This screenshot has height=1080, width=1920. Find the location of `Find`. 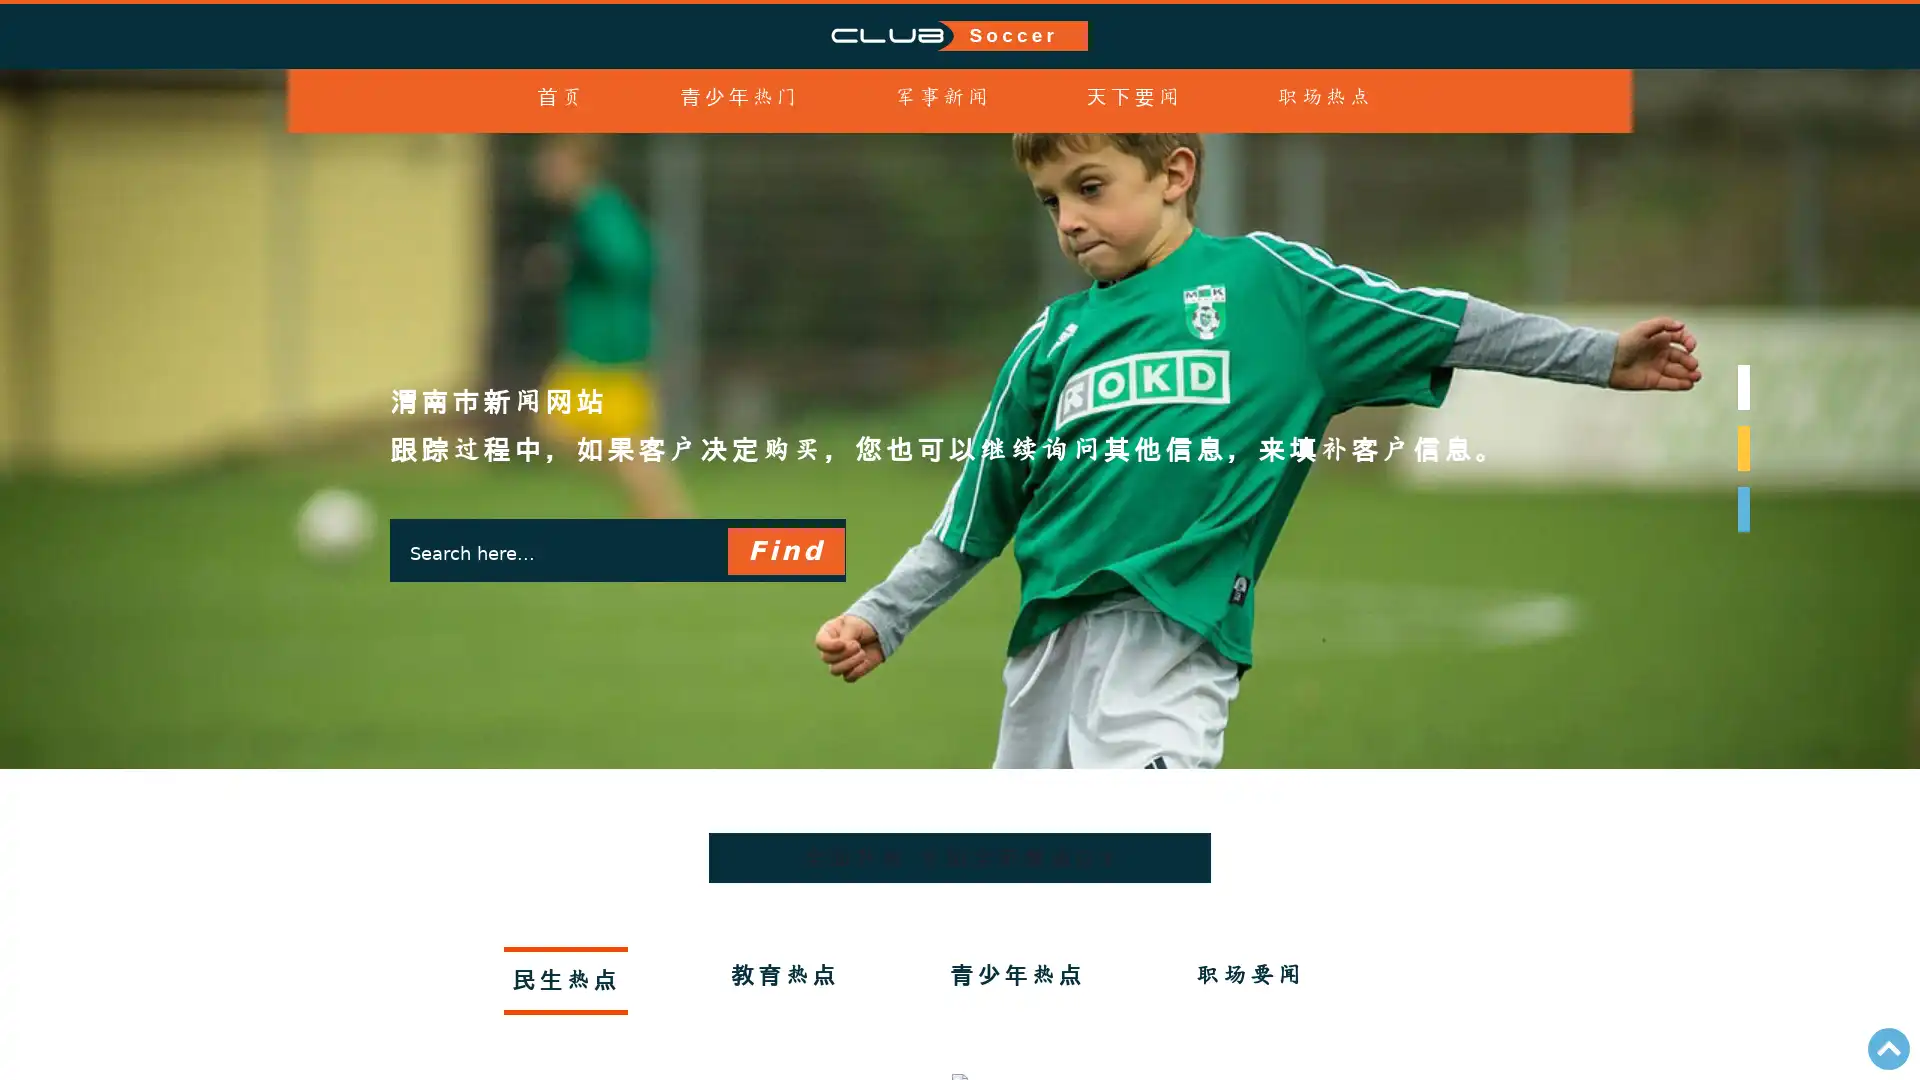

Find is located at coordinates (784, 551).